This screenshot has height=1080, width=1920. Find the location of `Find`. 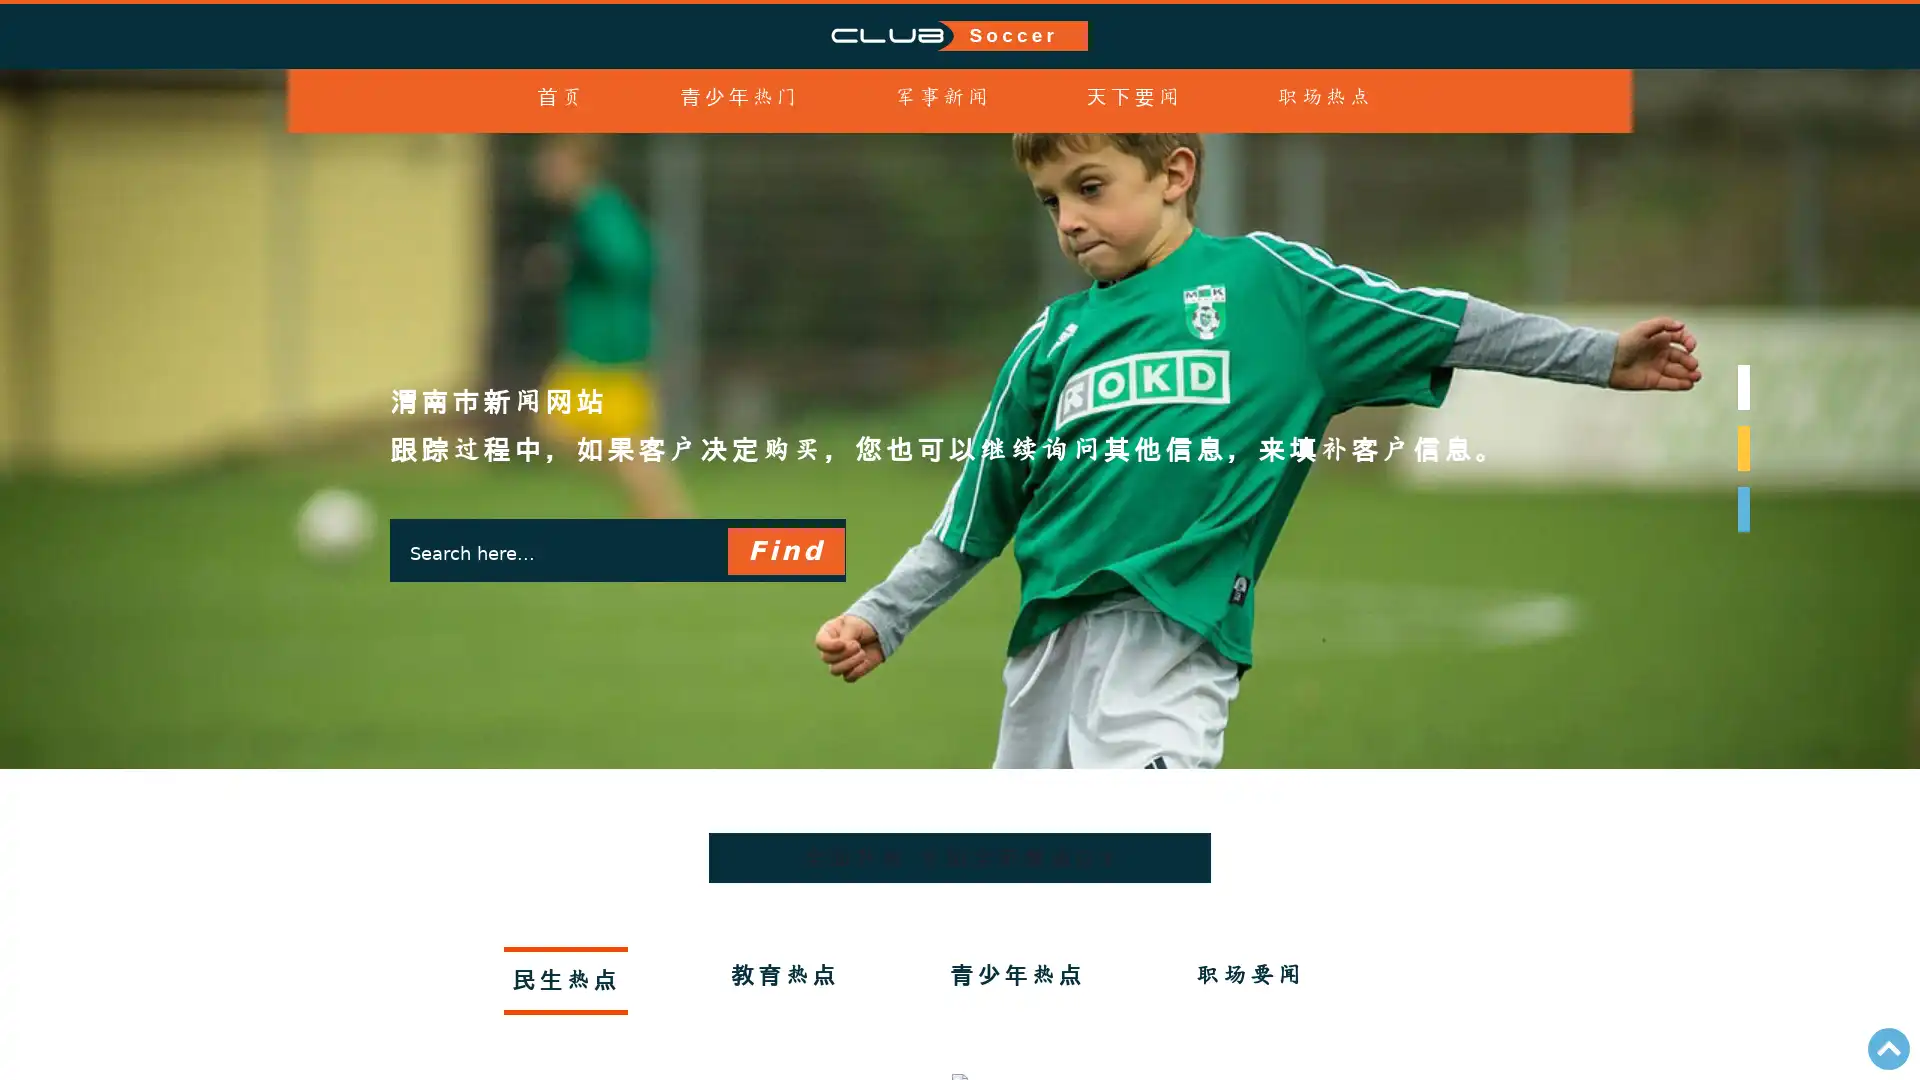

Find is located at coordinates (784, 551).